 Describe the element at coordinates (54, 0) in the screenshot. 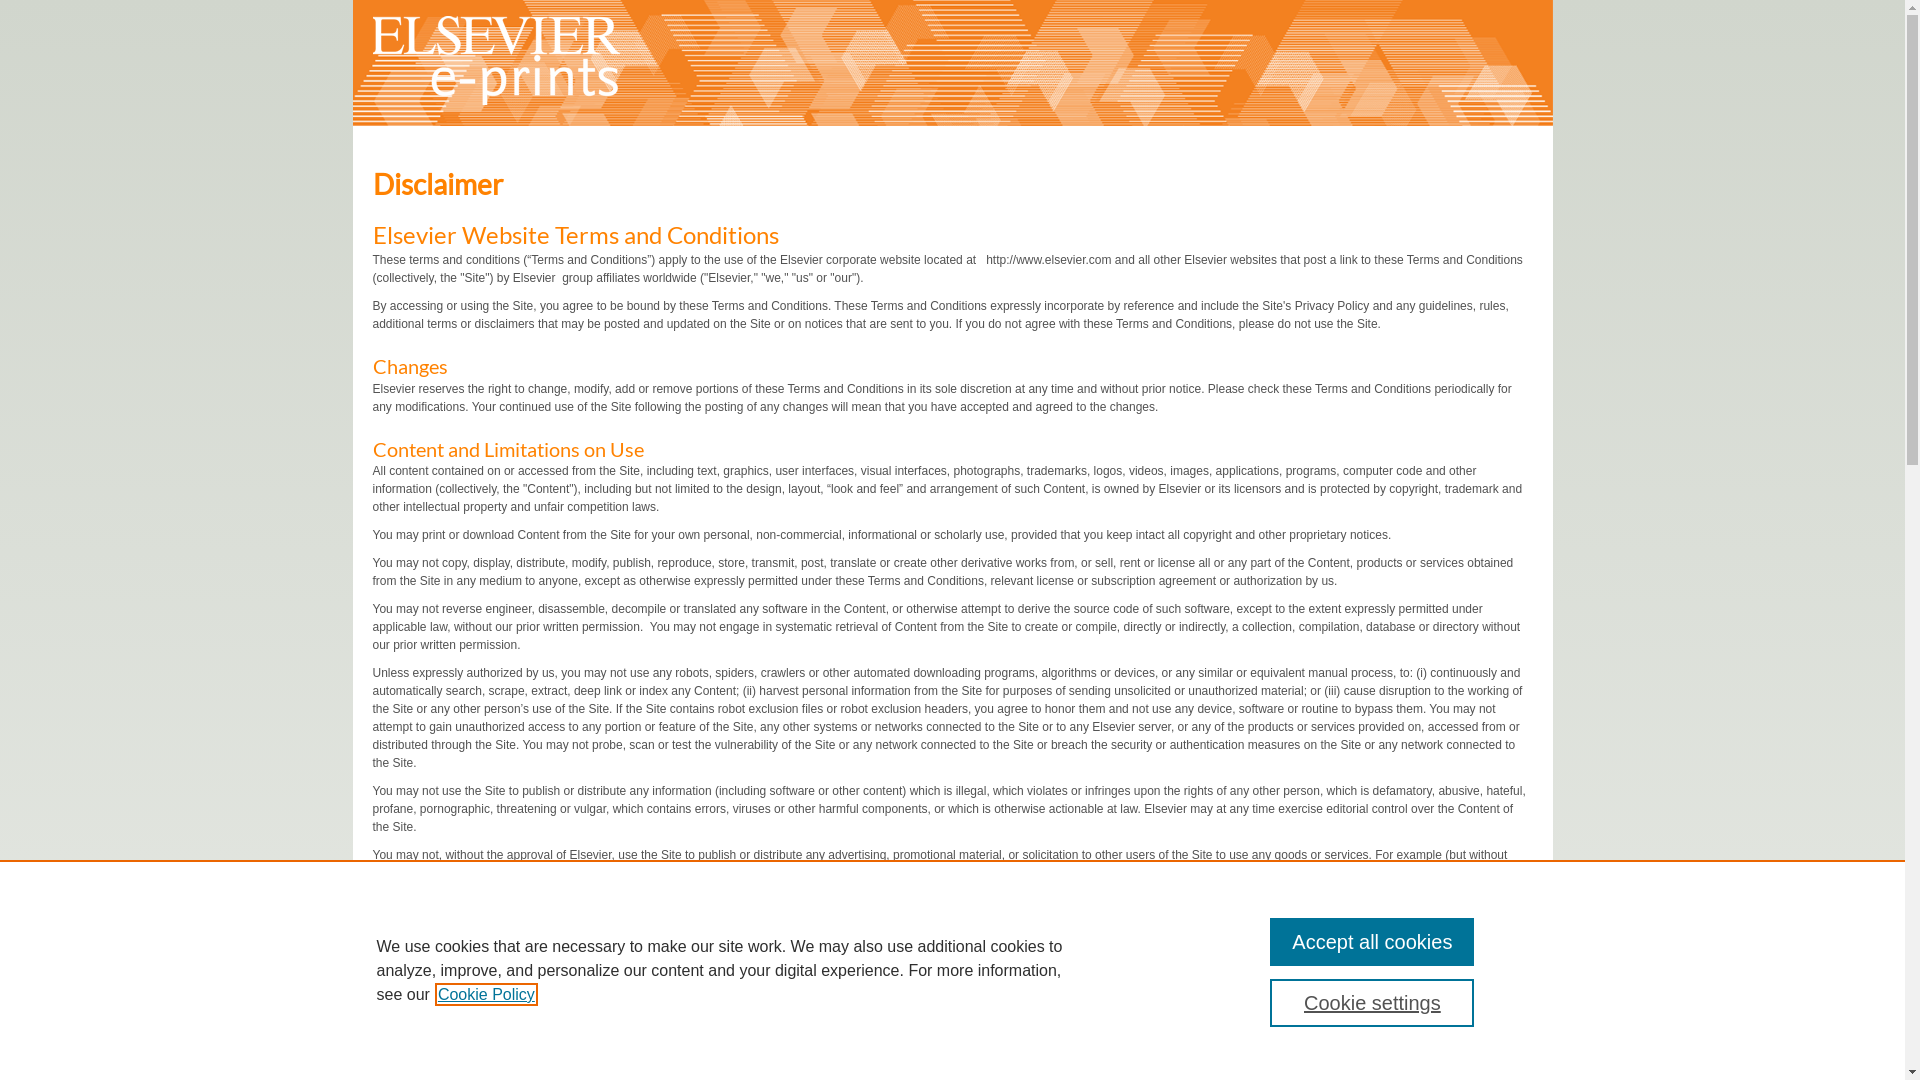

I see `'Skip to main content'` at that location.